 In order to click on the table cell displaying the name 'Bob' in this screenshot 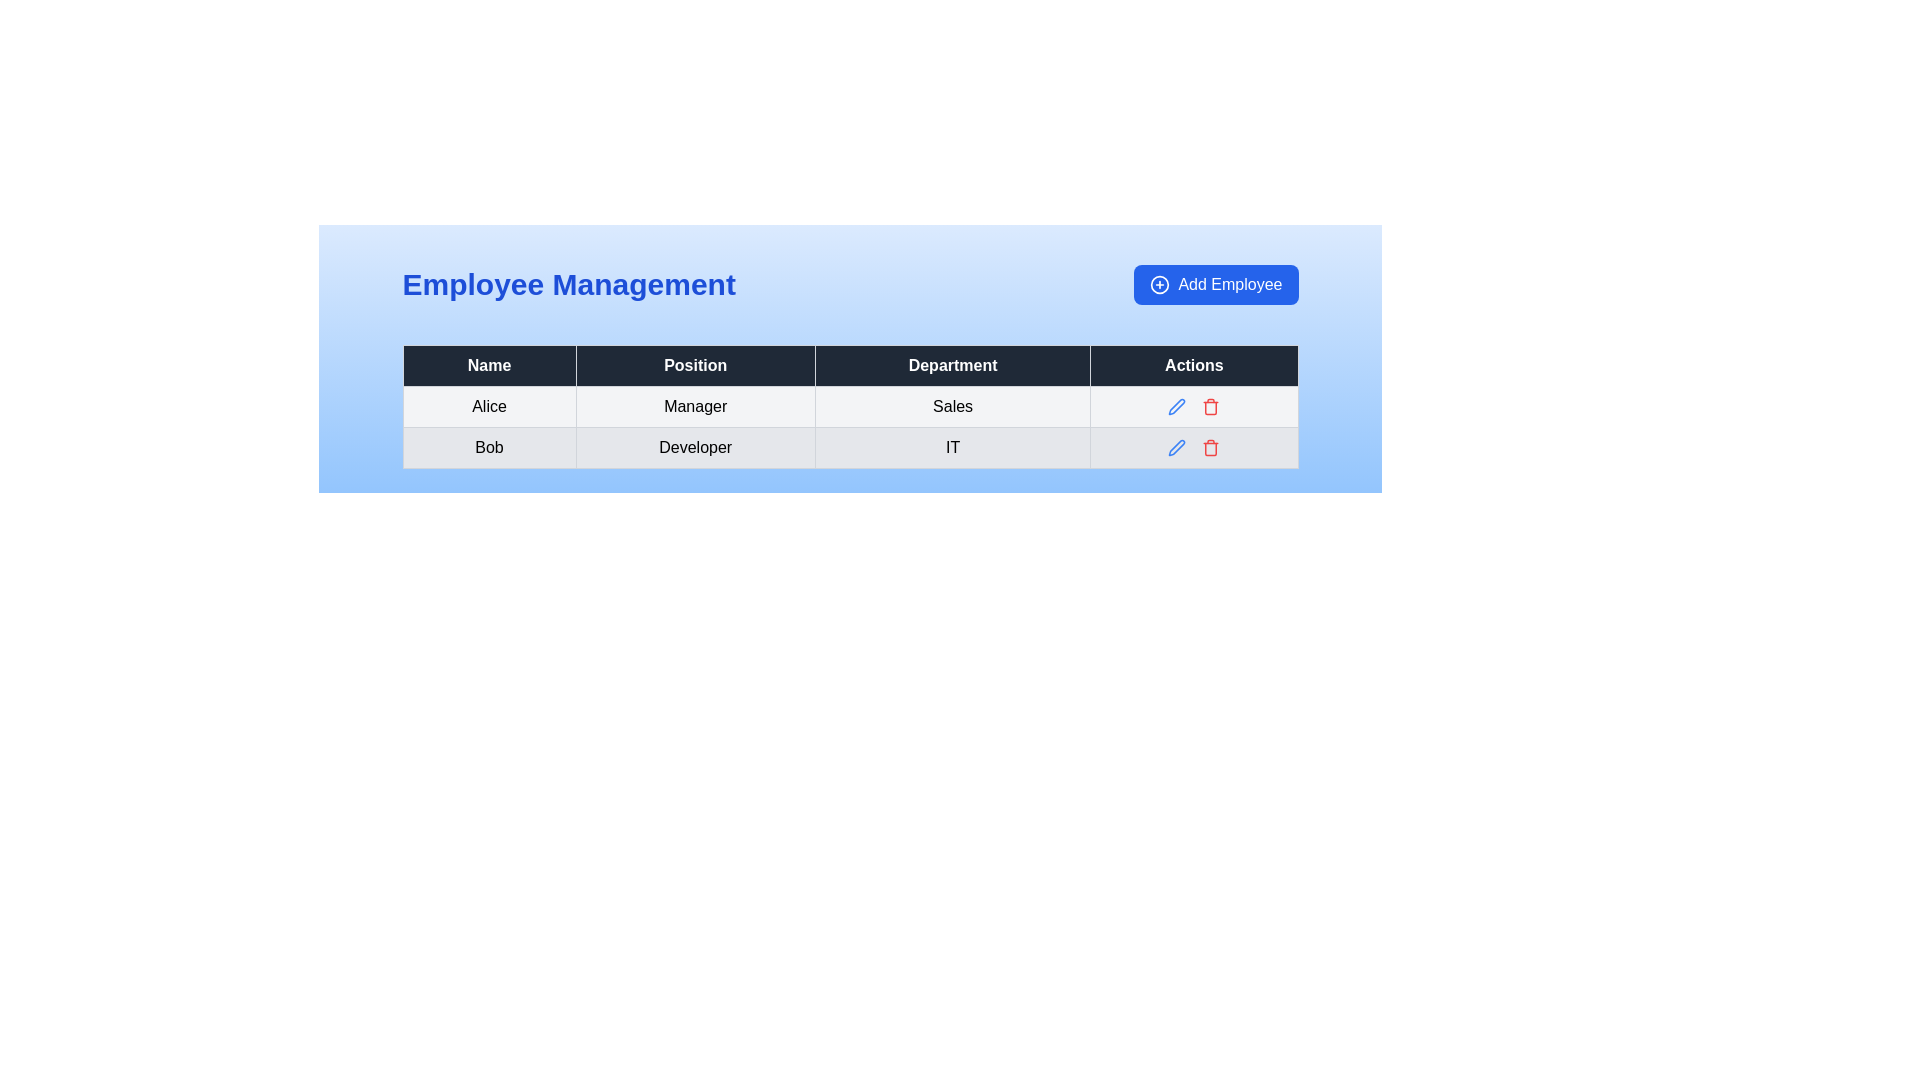, I will do `click(489, 446)`.